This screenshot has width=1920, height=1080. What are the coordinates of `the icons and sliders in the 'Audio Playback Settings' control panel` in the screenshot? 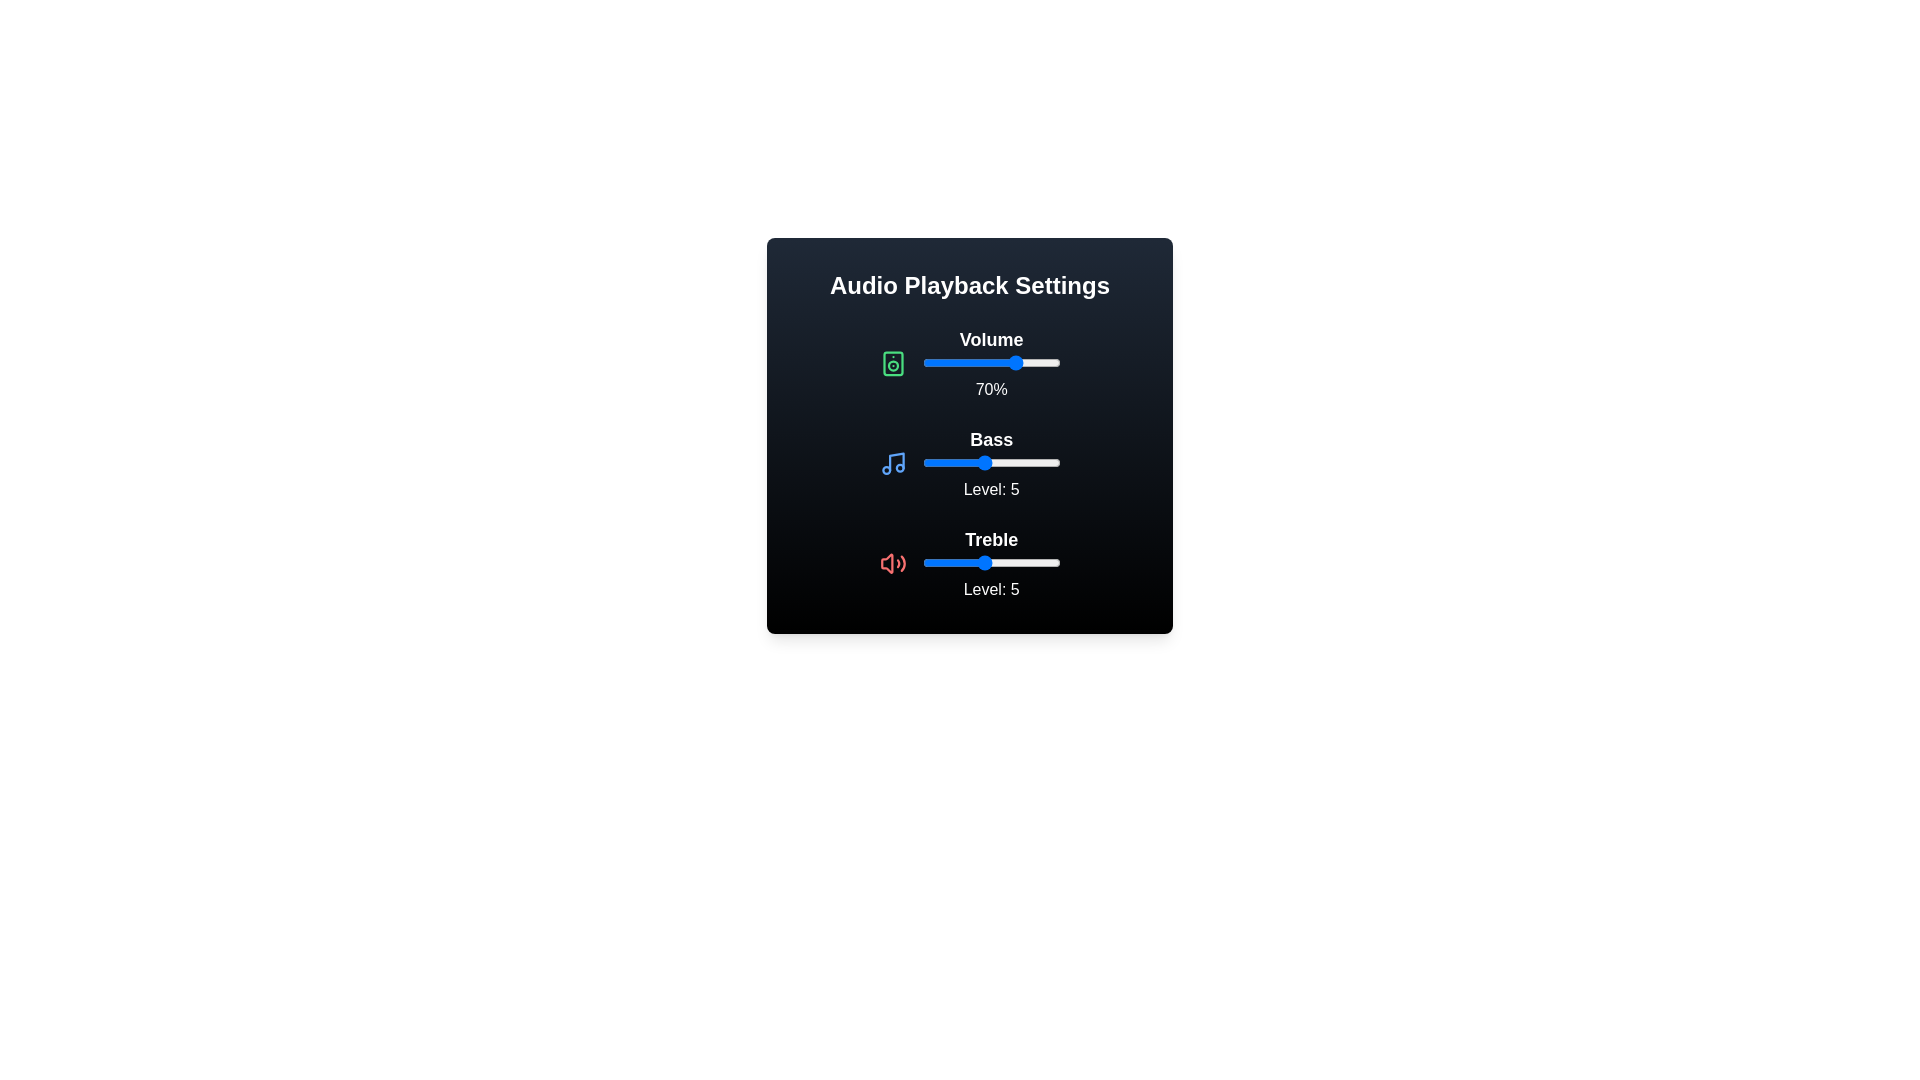 It's located at (969, 434).